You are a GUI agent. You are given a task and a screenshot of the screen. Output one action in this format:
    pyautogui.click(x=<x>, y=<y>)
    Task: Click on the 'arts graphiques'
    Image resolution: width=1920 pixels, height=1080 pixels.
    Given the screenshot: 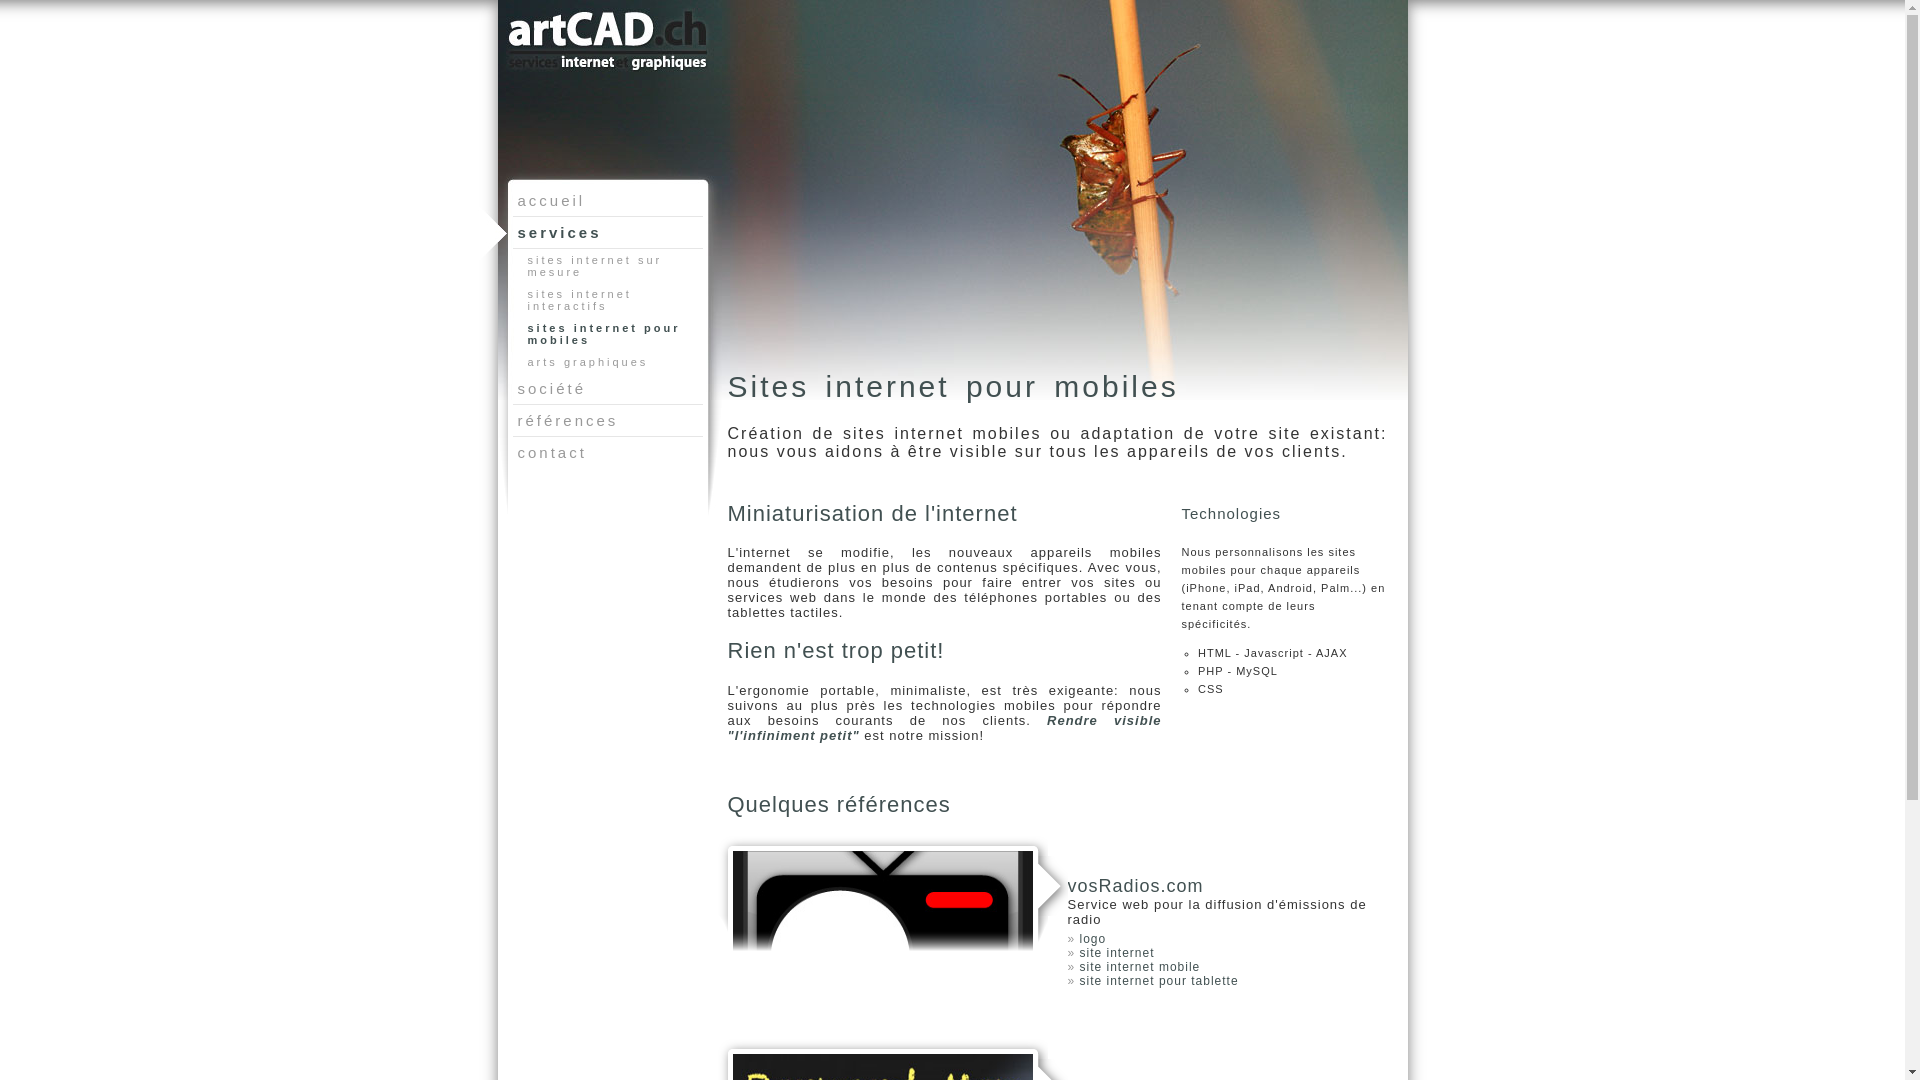 What is the action you would take?
    pyautogui.click(x=610, y=362)
    